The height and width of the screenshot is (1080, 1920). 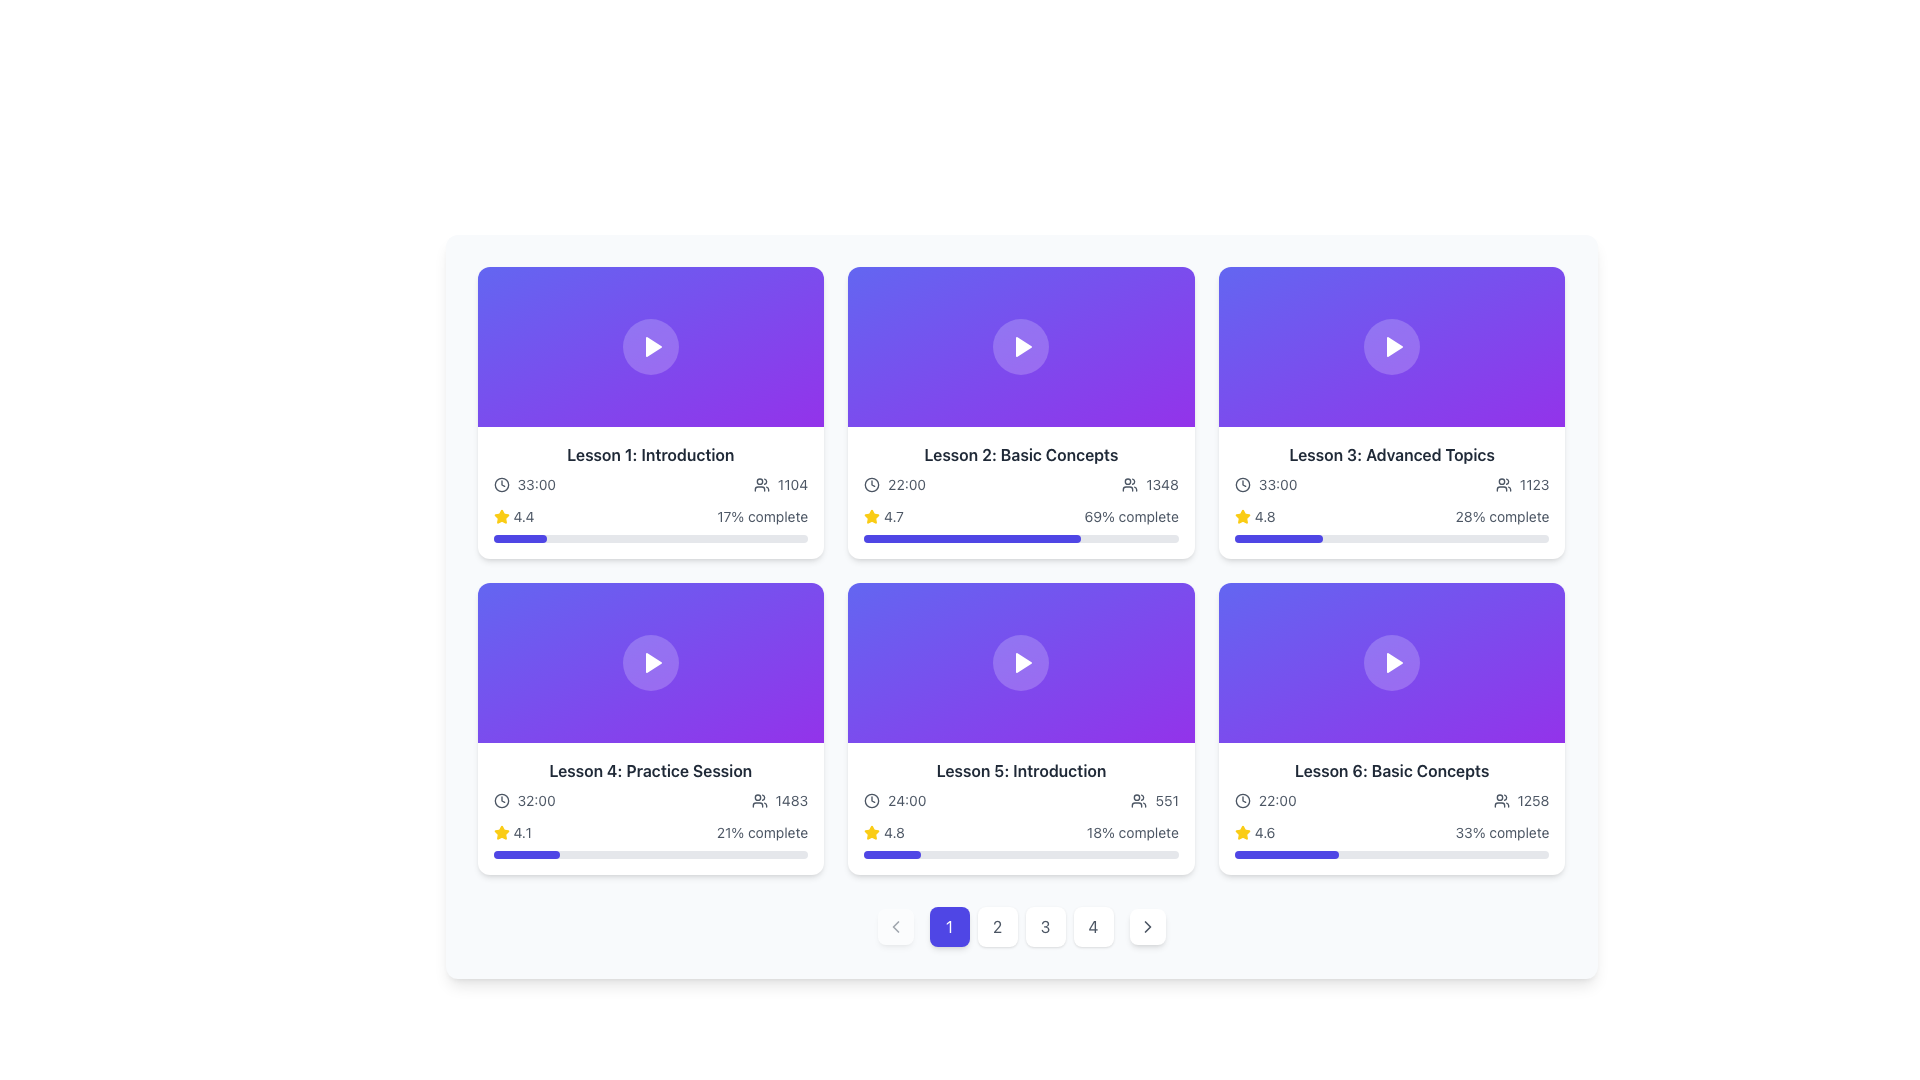 What do you see at coordinates (882, 515) in the screenshot?
I see `the Rating display element that visually shows the course rating, located in the second panel of the grid layout, close to the progress bar and the '69% complete' text` at bounding box center [882, 515].